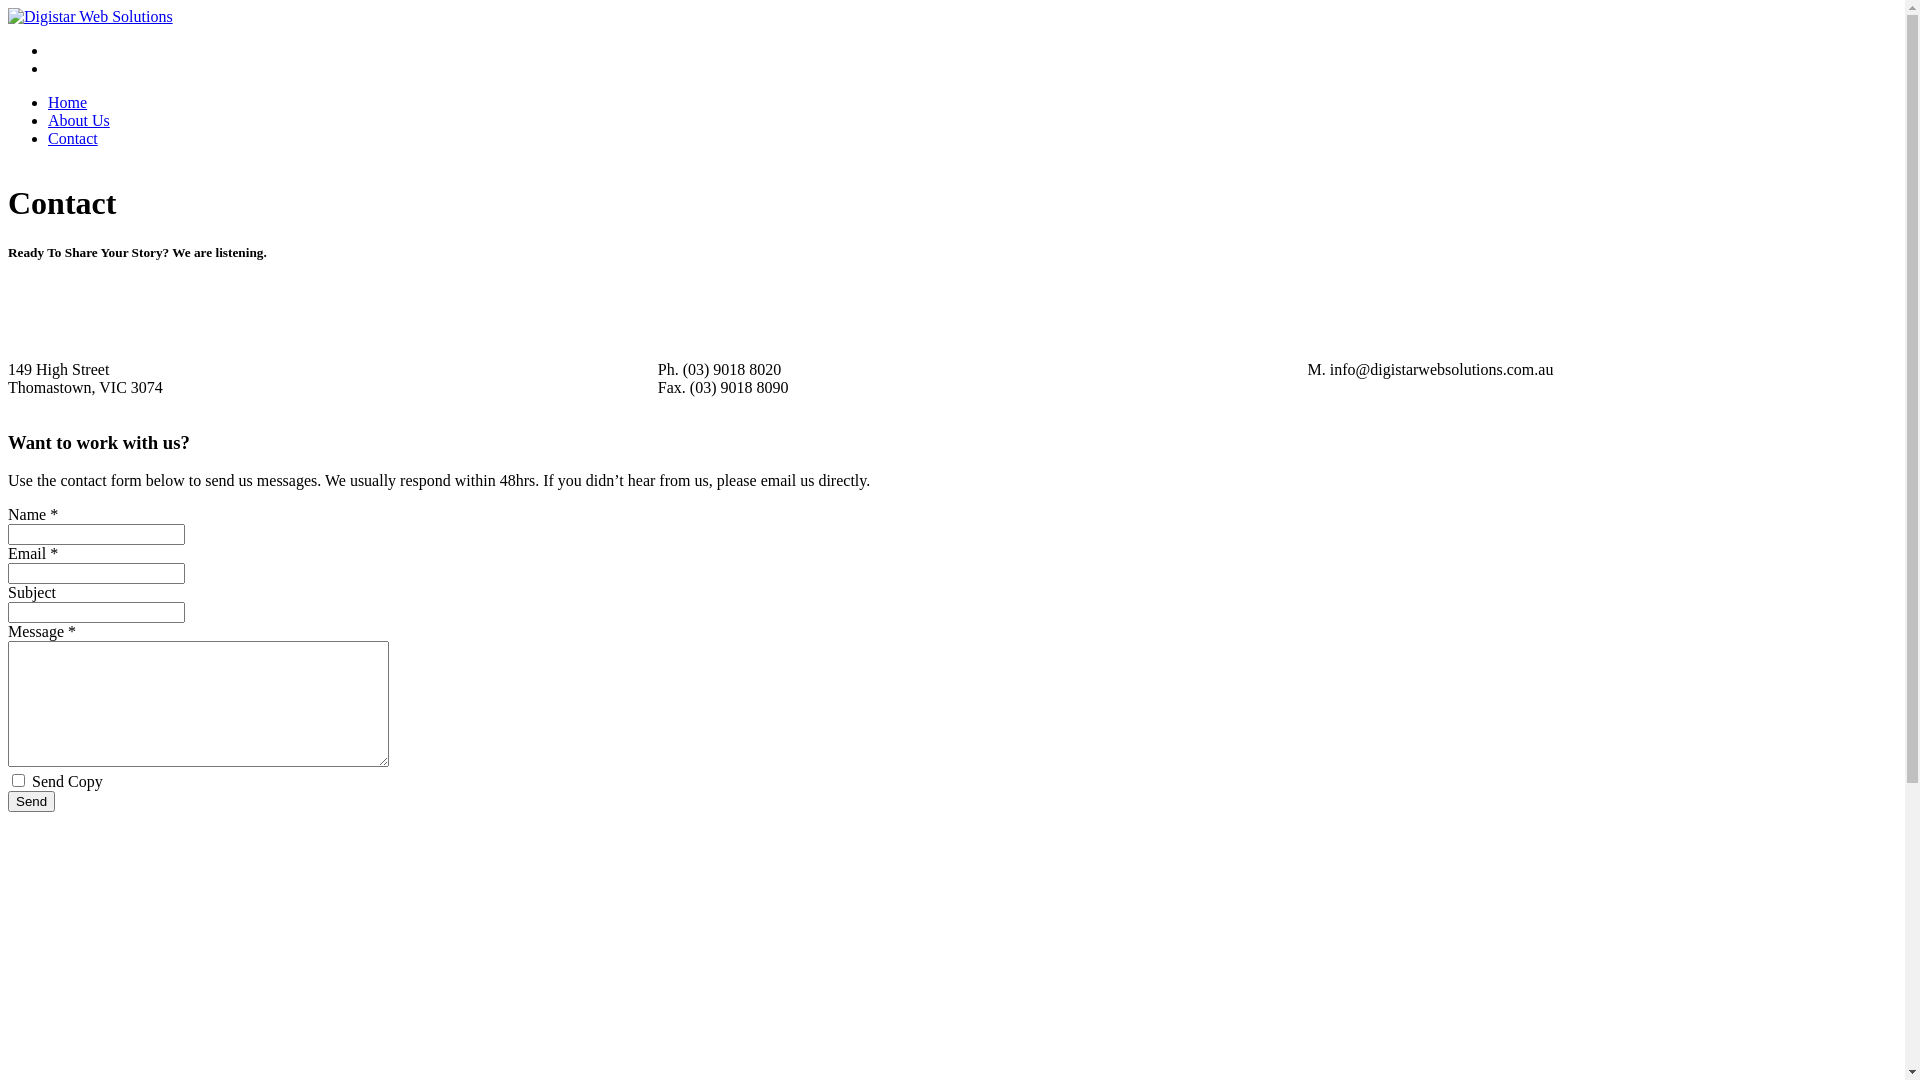 This screenshot has height=1080, width=1920. Describe the element at coordinates (67, 102) in the screenshot. I see `'Home'` at that location.